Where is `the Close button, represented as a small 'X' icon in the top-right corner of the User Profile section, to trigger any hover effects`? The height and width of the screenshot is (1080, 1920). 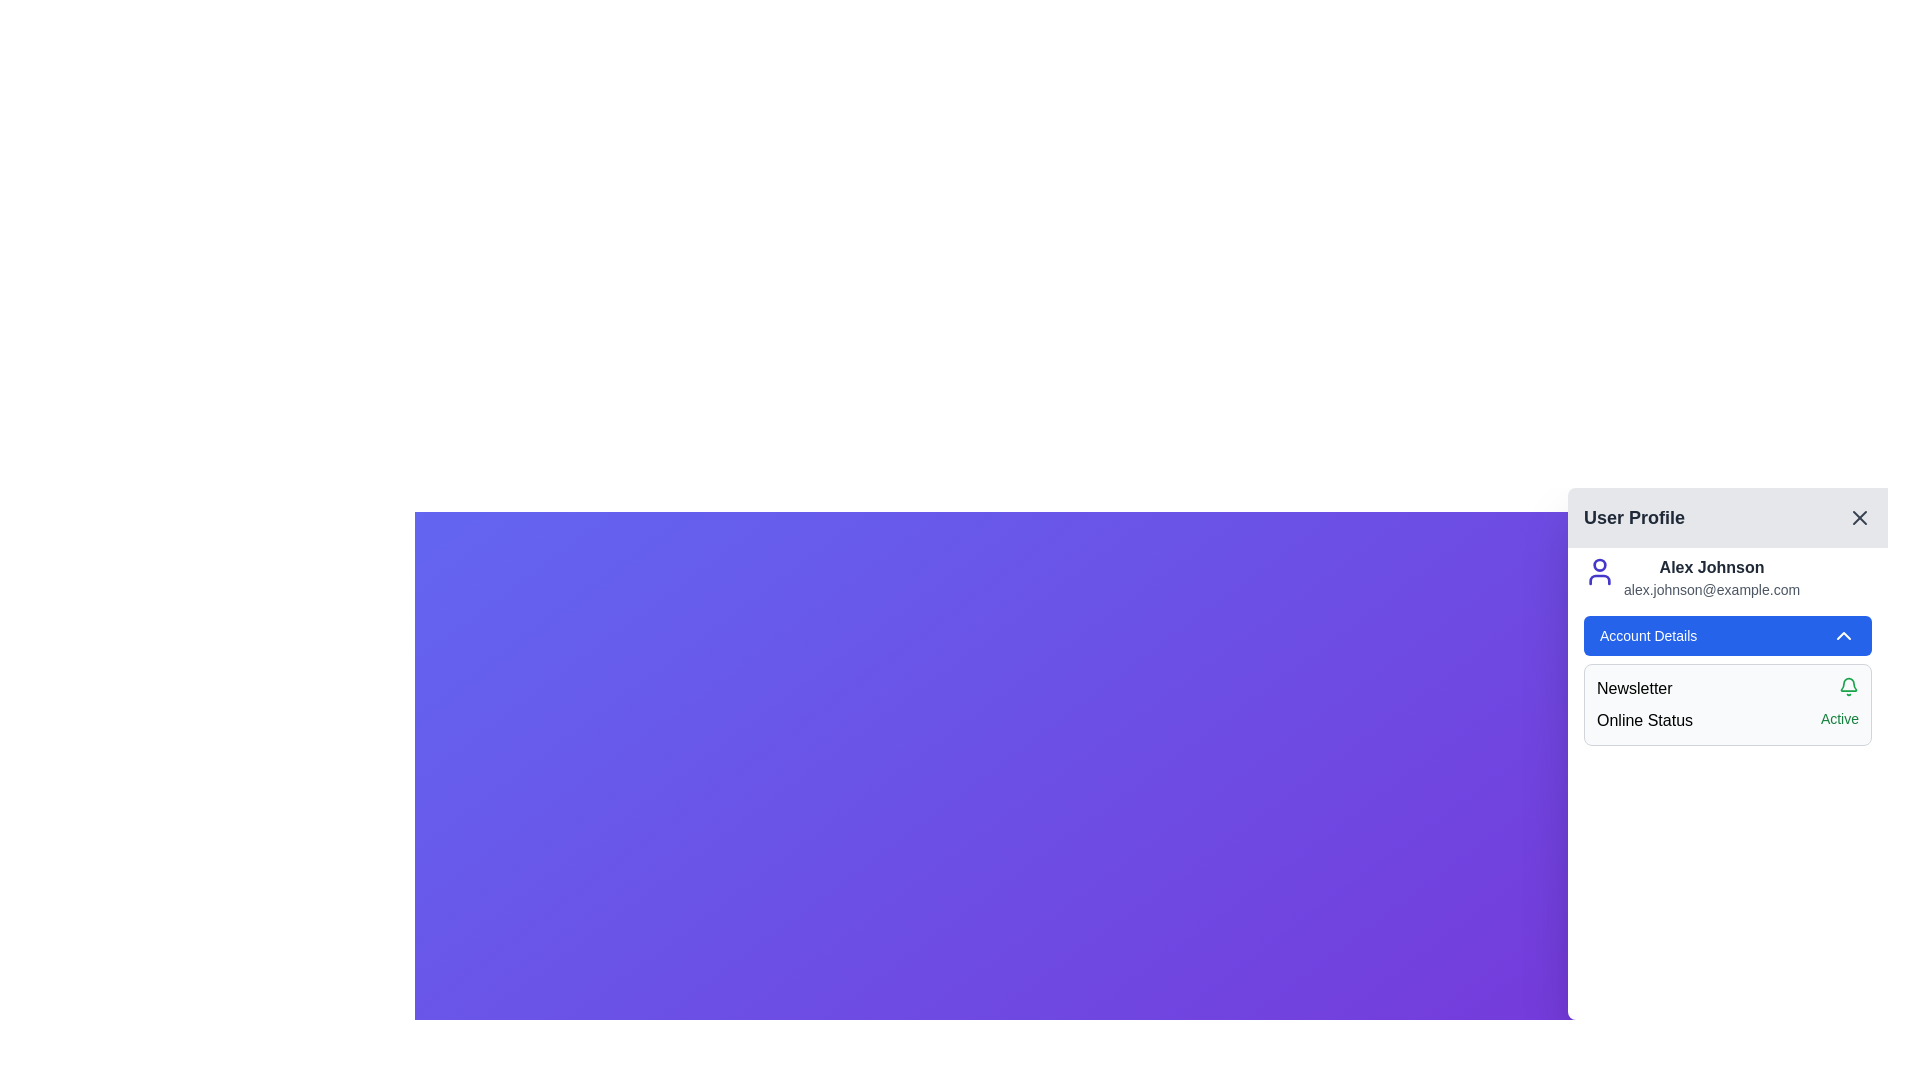 the Close button, represented as a small 'X' icon in the top-right corner of the User Profile section, to trigger any hover effects is located at coordinates (1859, 516).